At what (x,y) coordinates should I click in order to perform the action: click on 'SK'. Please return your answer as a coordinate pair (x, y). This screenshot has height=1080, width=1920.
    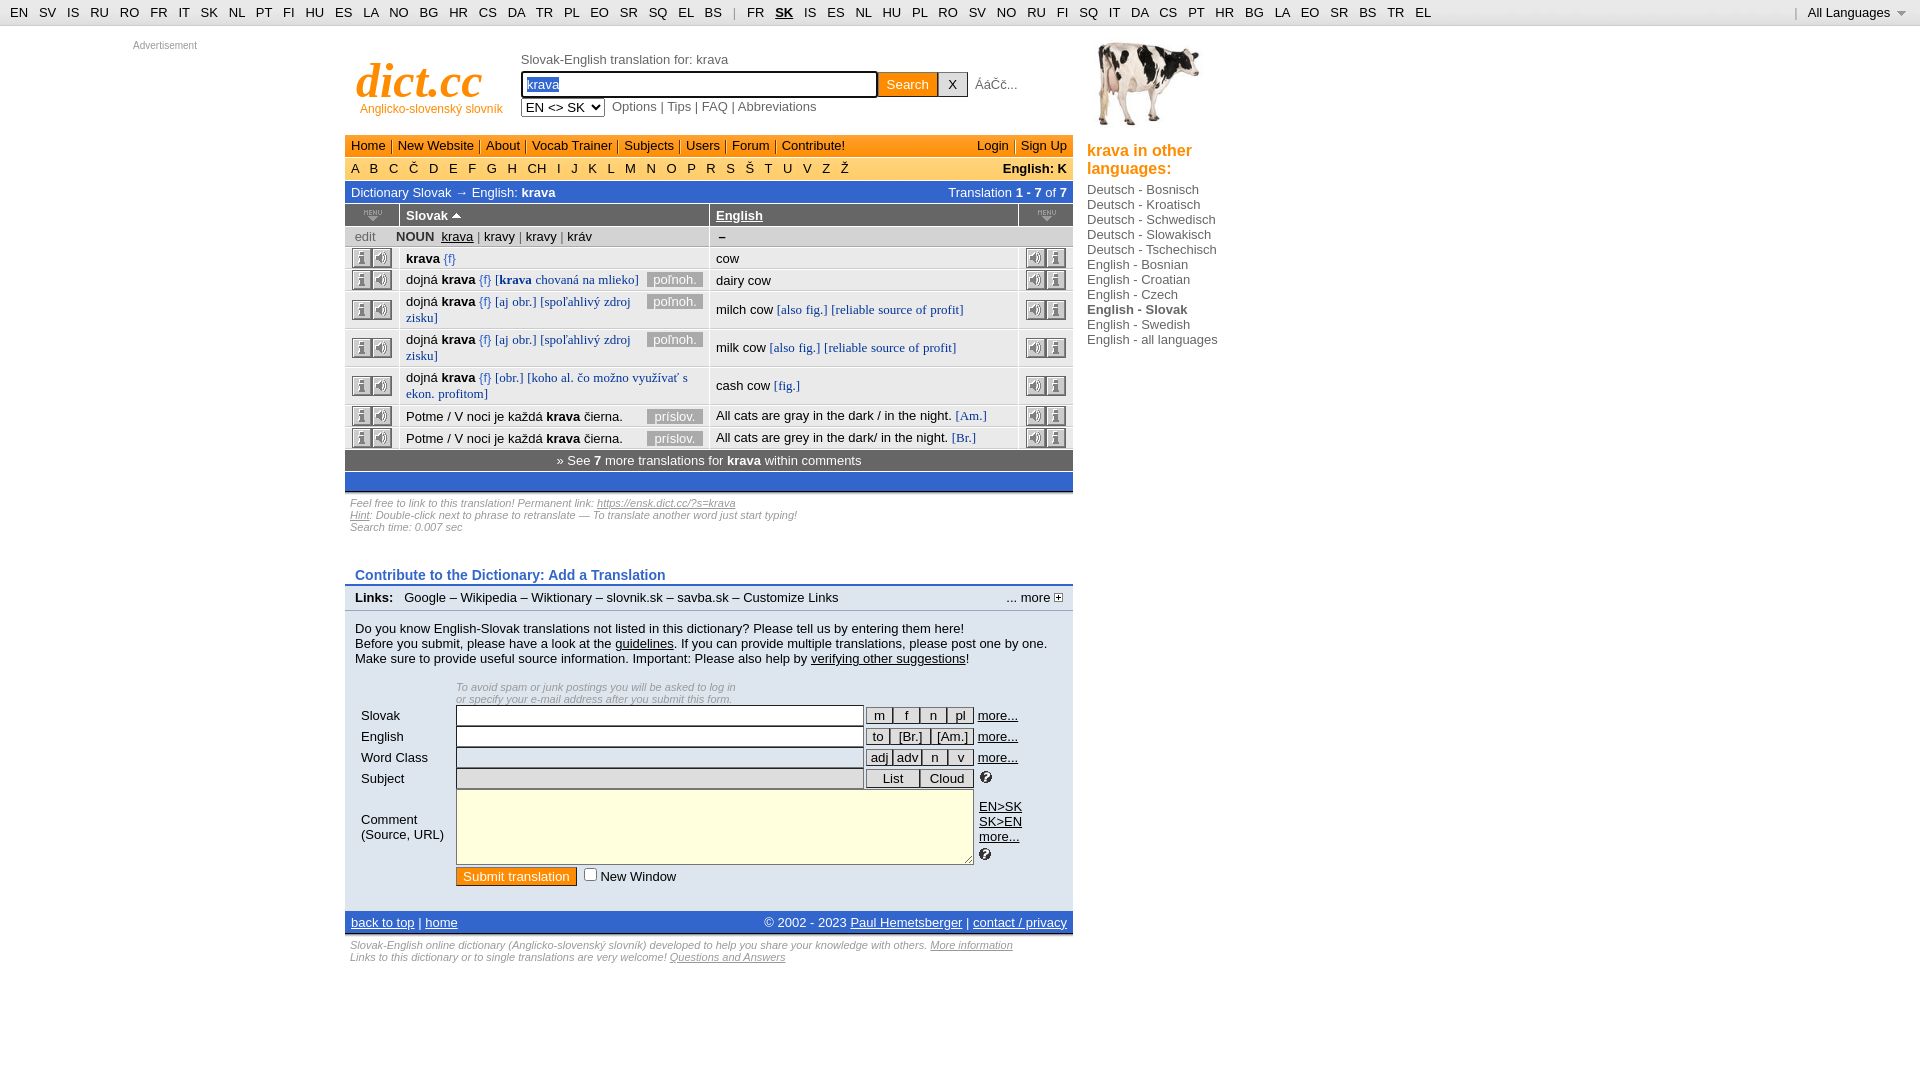
    Looking at the image, I should click on (773, 12).